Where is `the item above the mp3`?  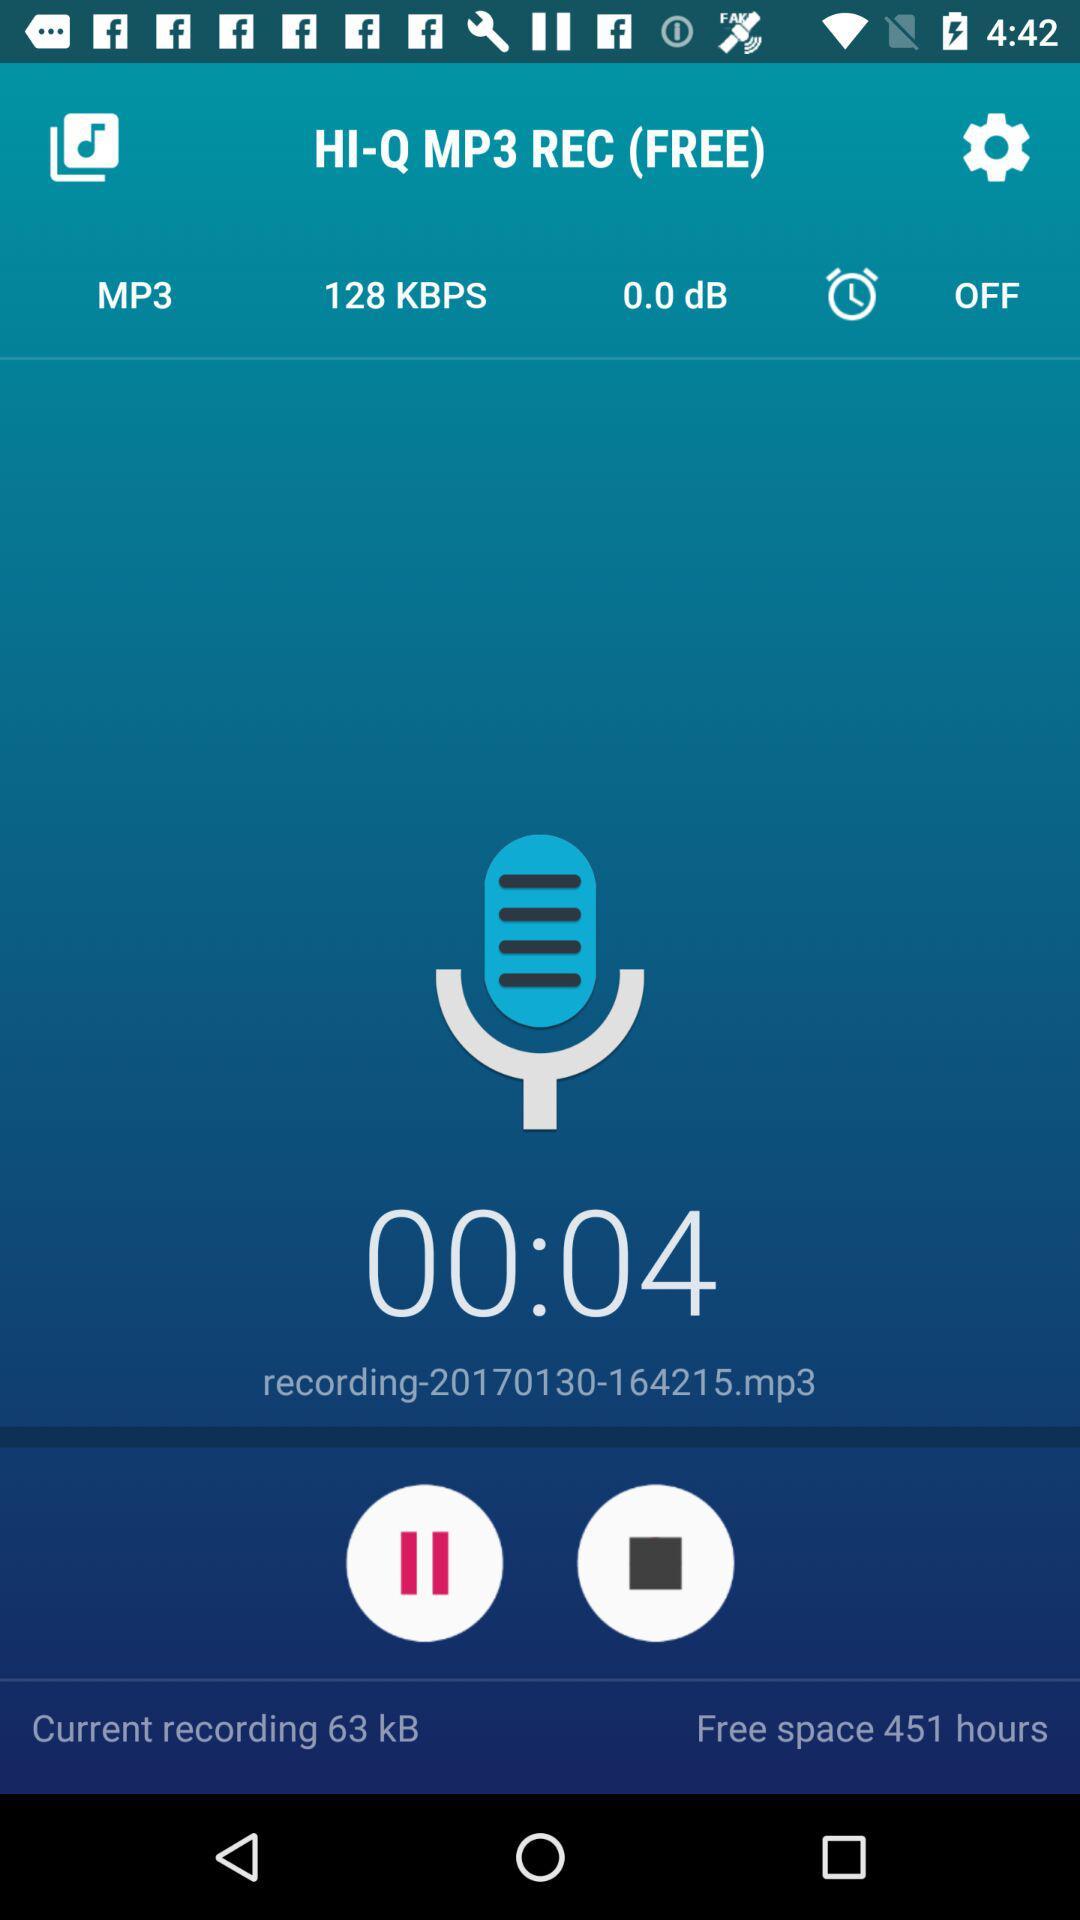
the item above the mp3 is located at coordinates (83, 146).